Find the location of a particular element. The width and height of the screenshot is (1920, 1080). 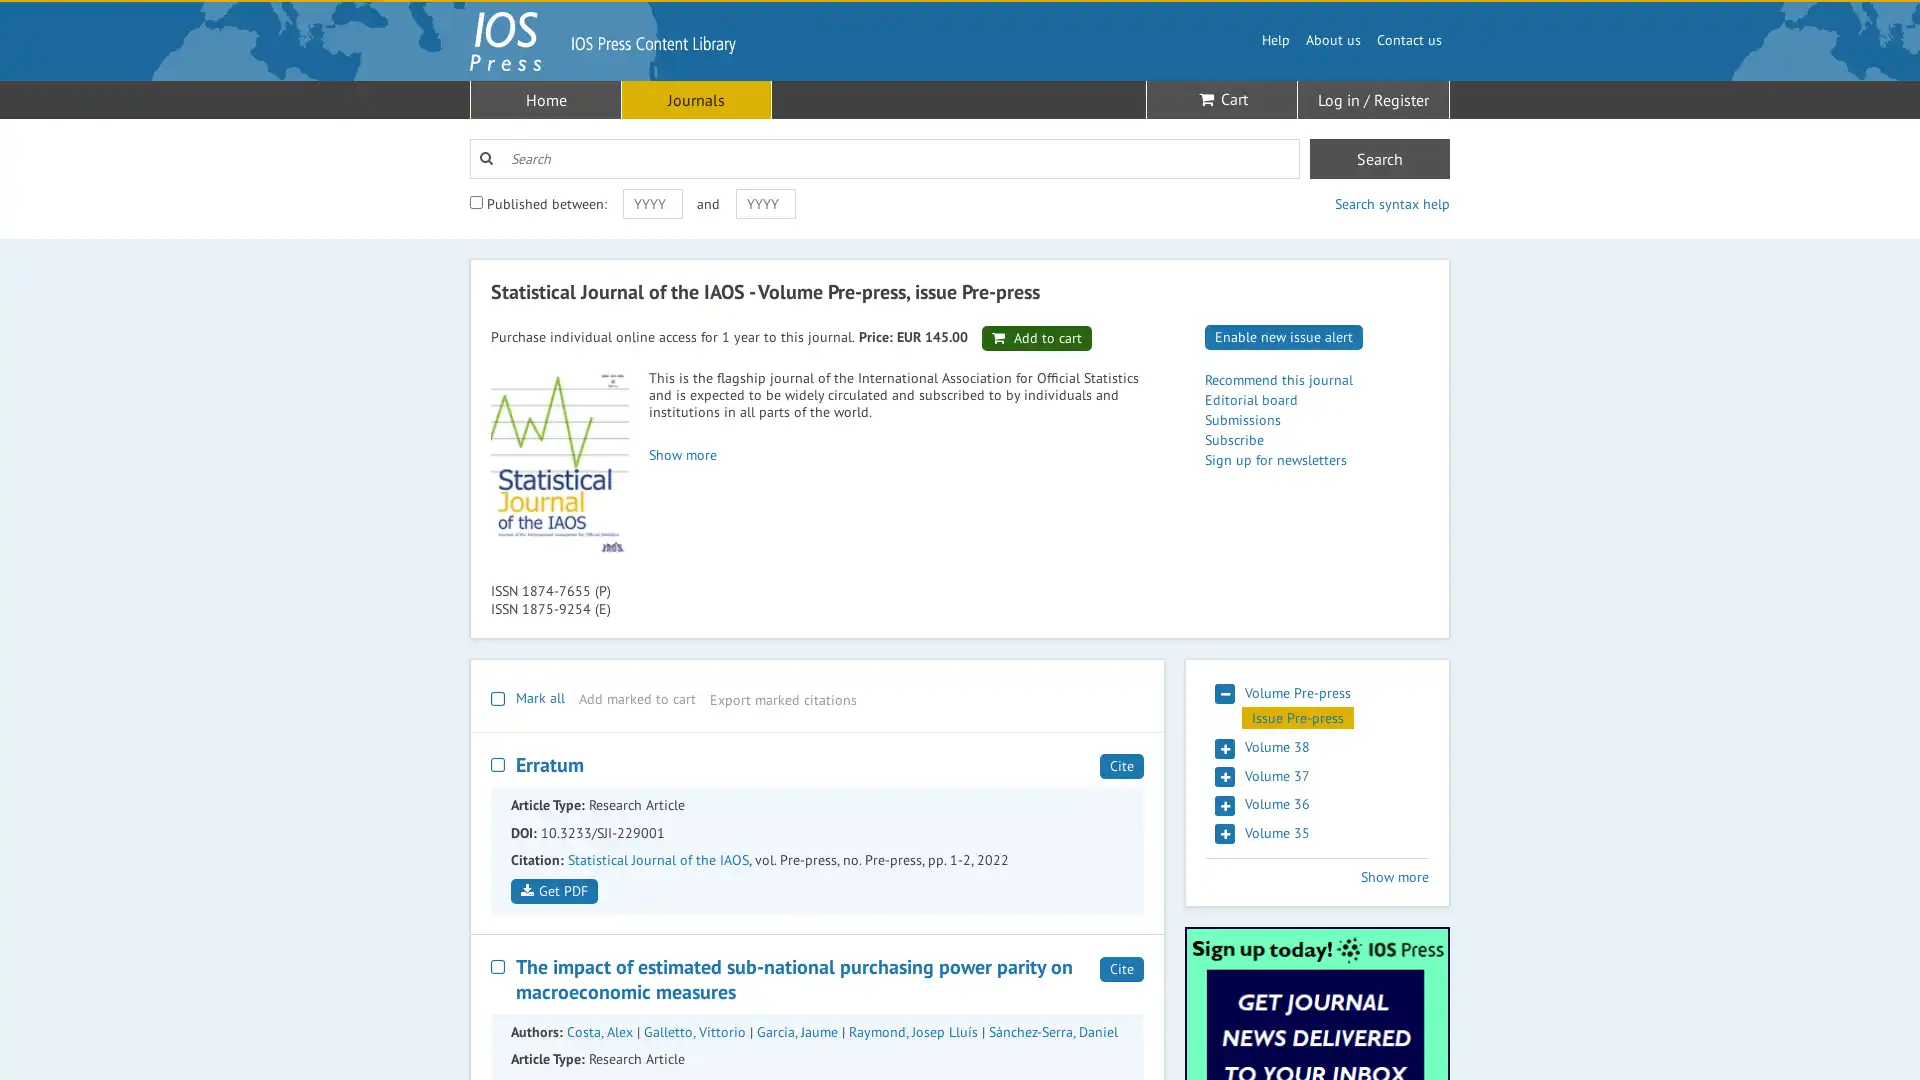

Show more is located at coordinates (682, 455).